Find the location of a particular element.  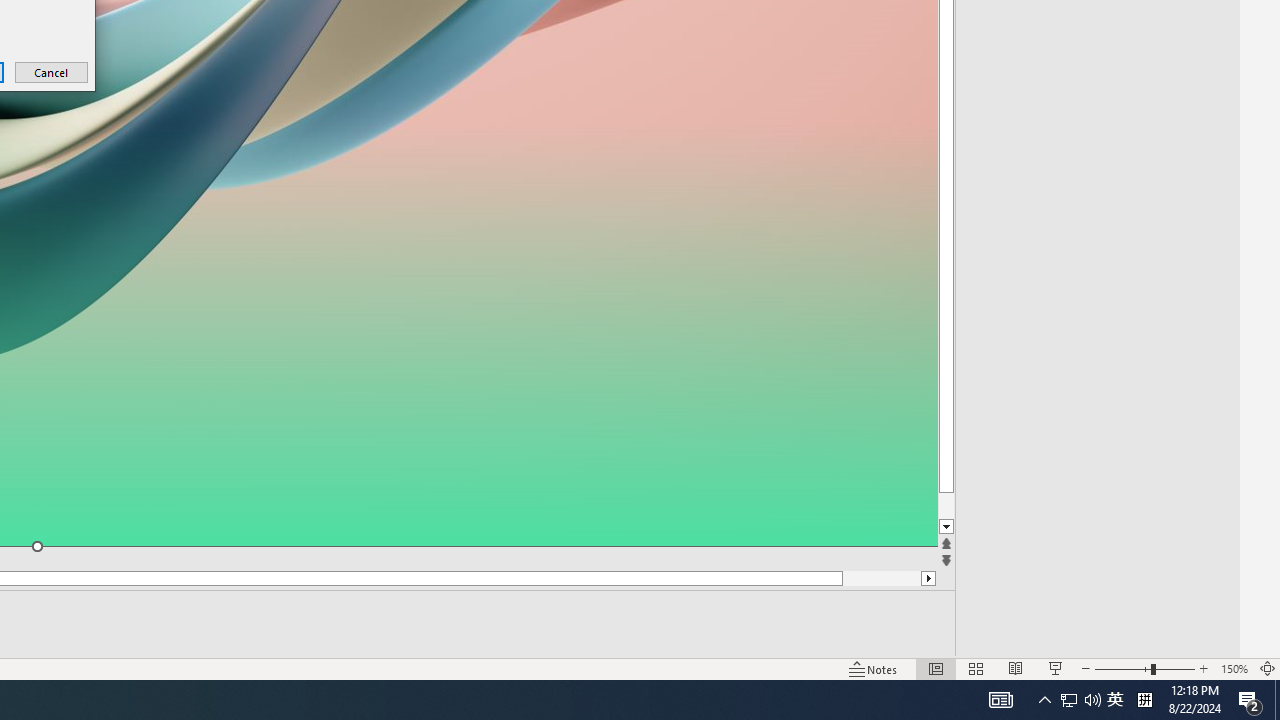

'Action Center, 2 new notifications' is located at coordinates (1276, 698).